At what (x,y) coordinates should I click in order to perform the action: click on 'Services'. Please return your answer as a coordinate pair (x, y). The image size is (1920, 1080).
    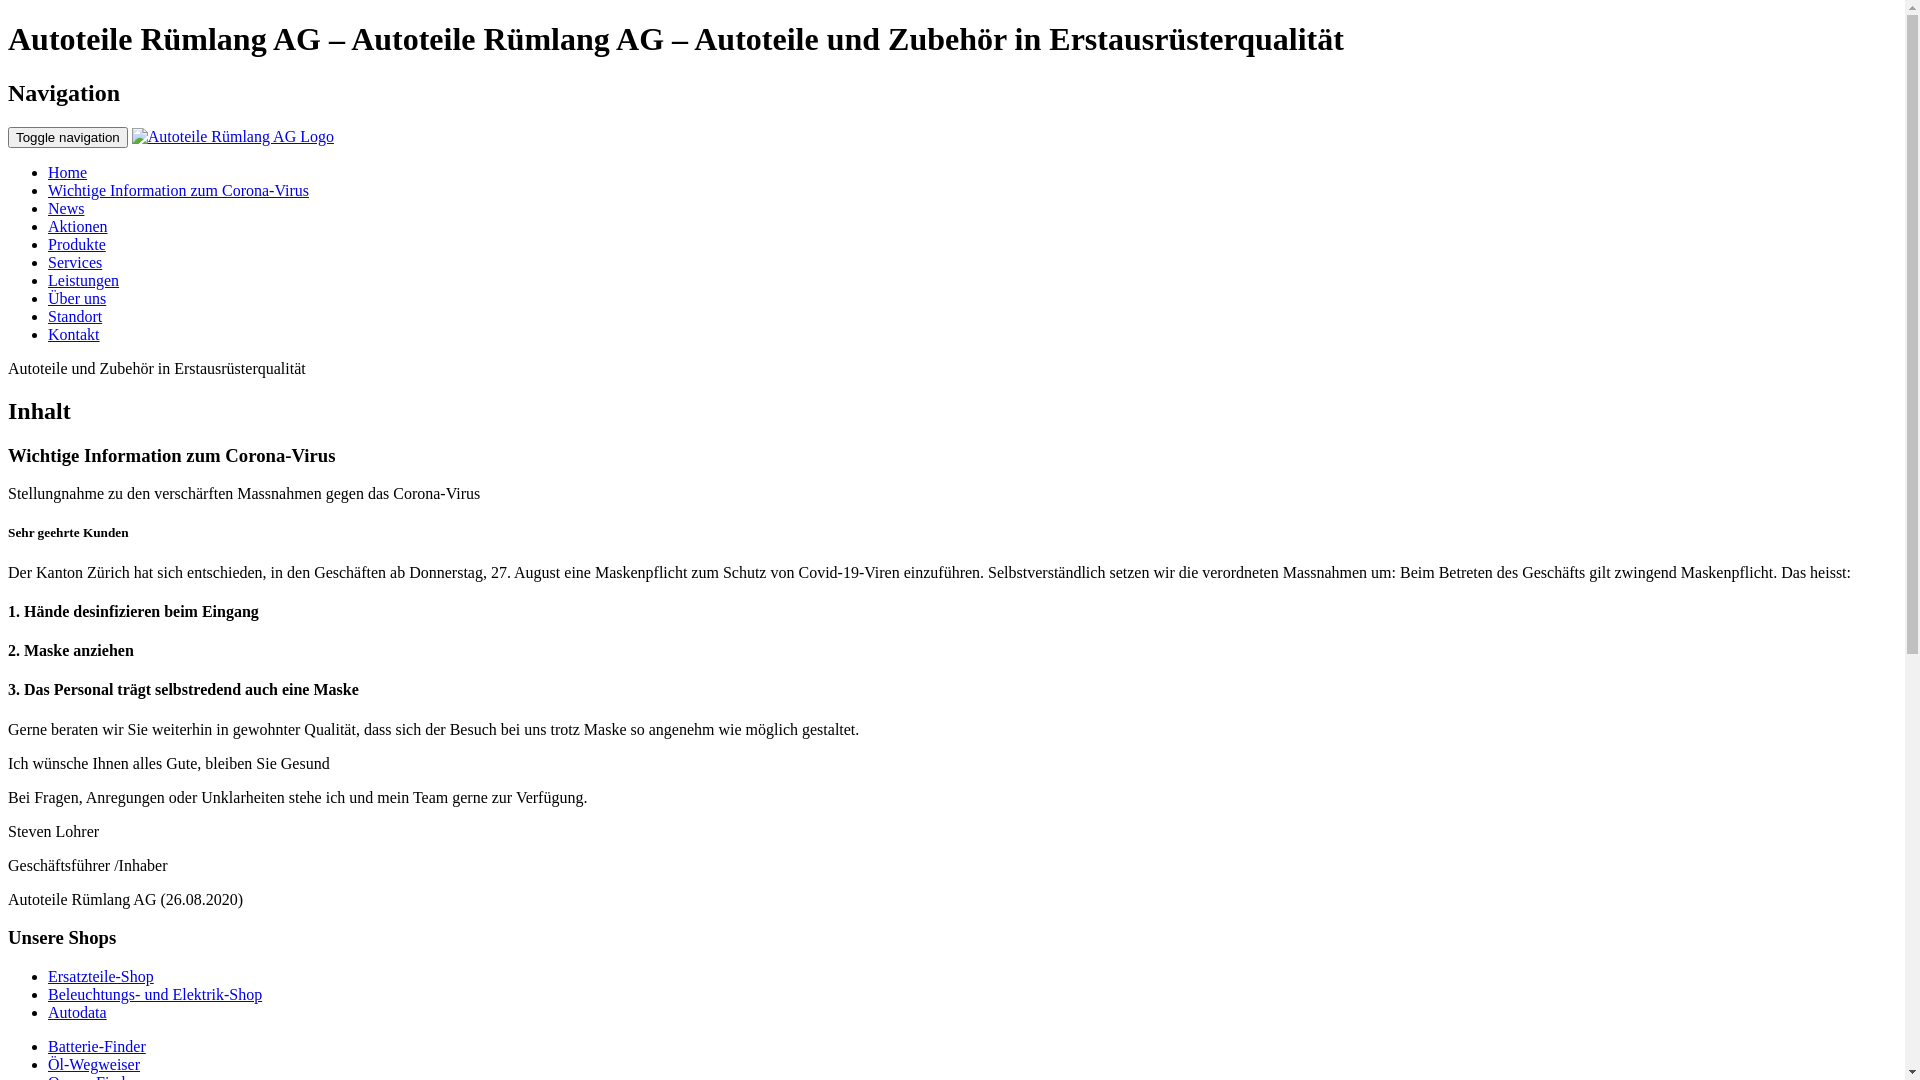
    Looking at the image, I should click on (75, 261).